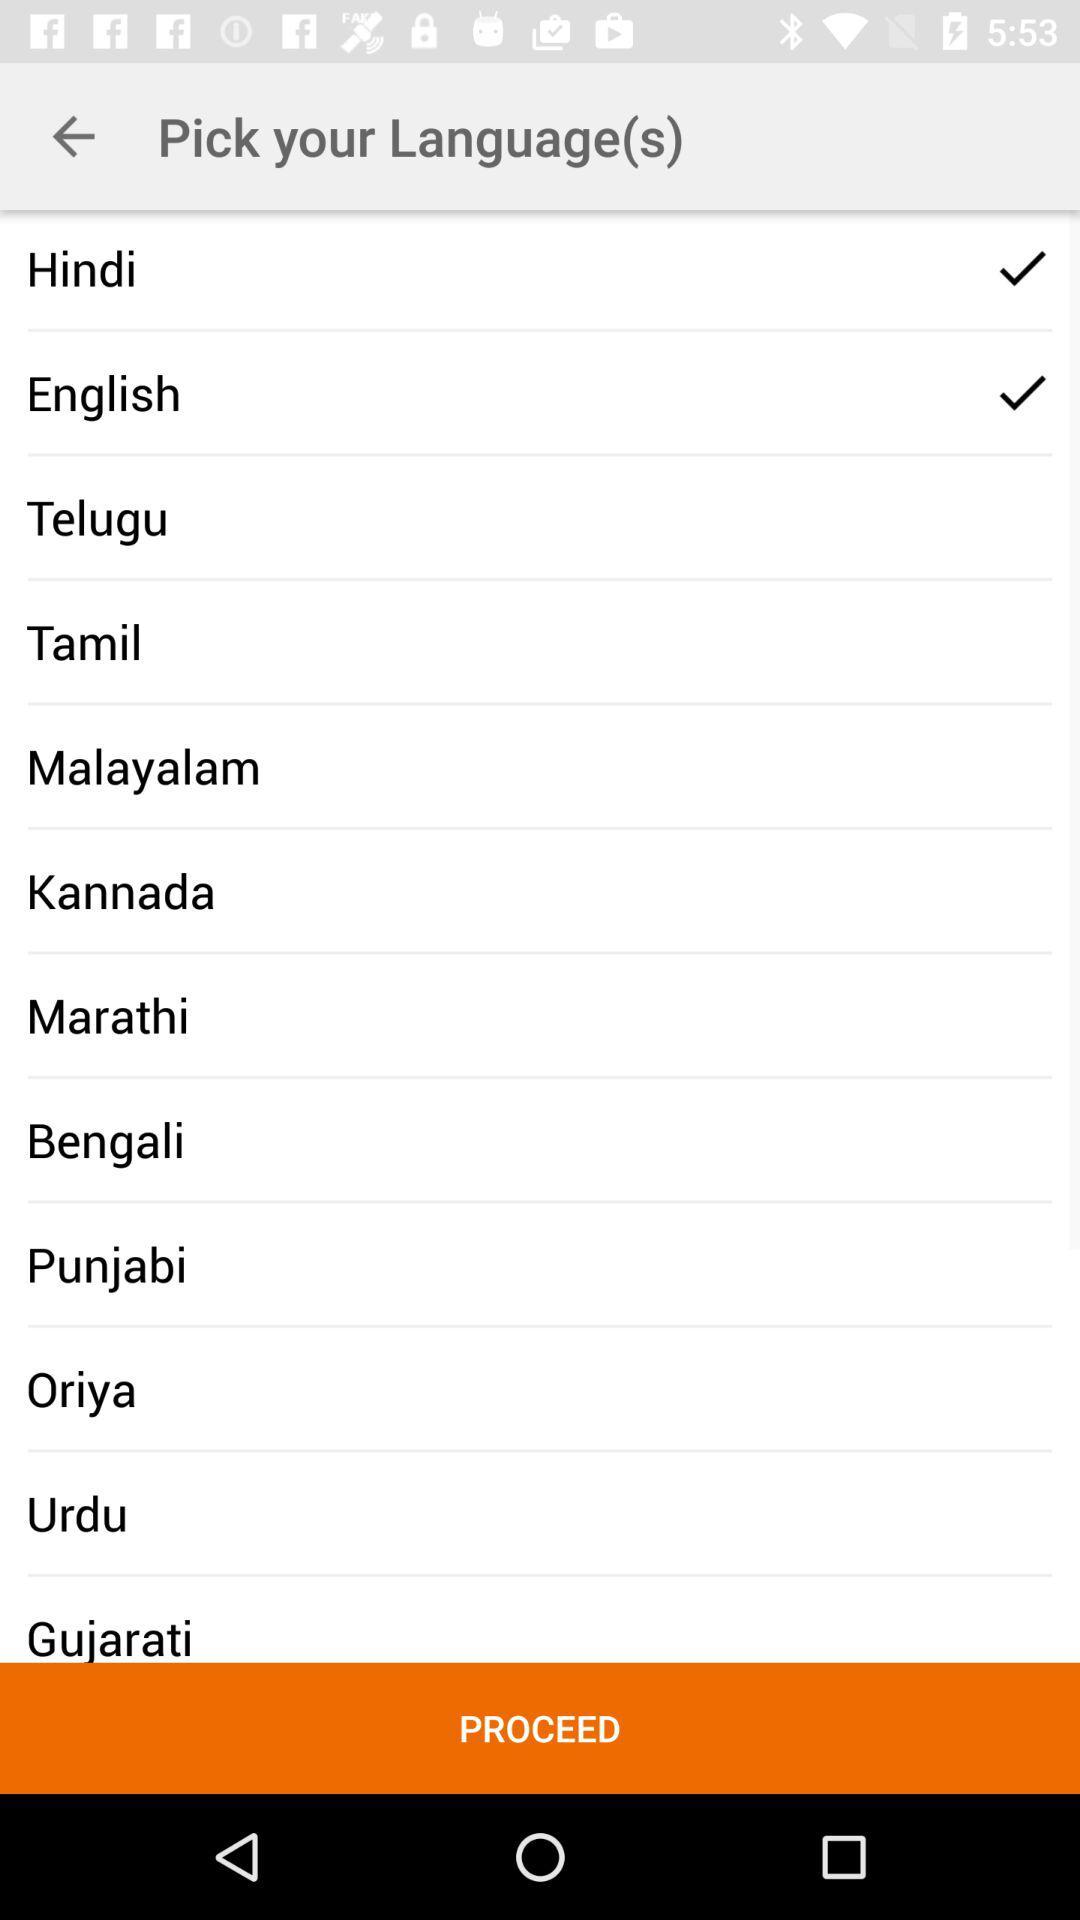 The image size is (1080, 1920). Describe the element at coordinates (106, 1263) in the screenshot. I see `the item below bengali item` at that location.